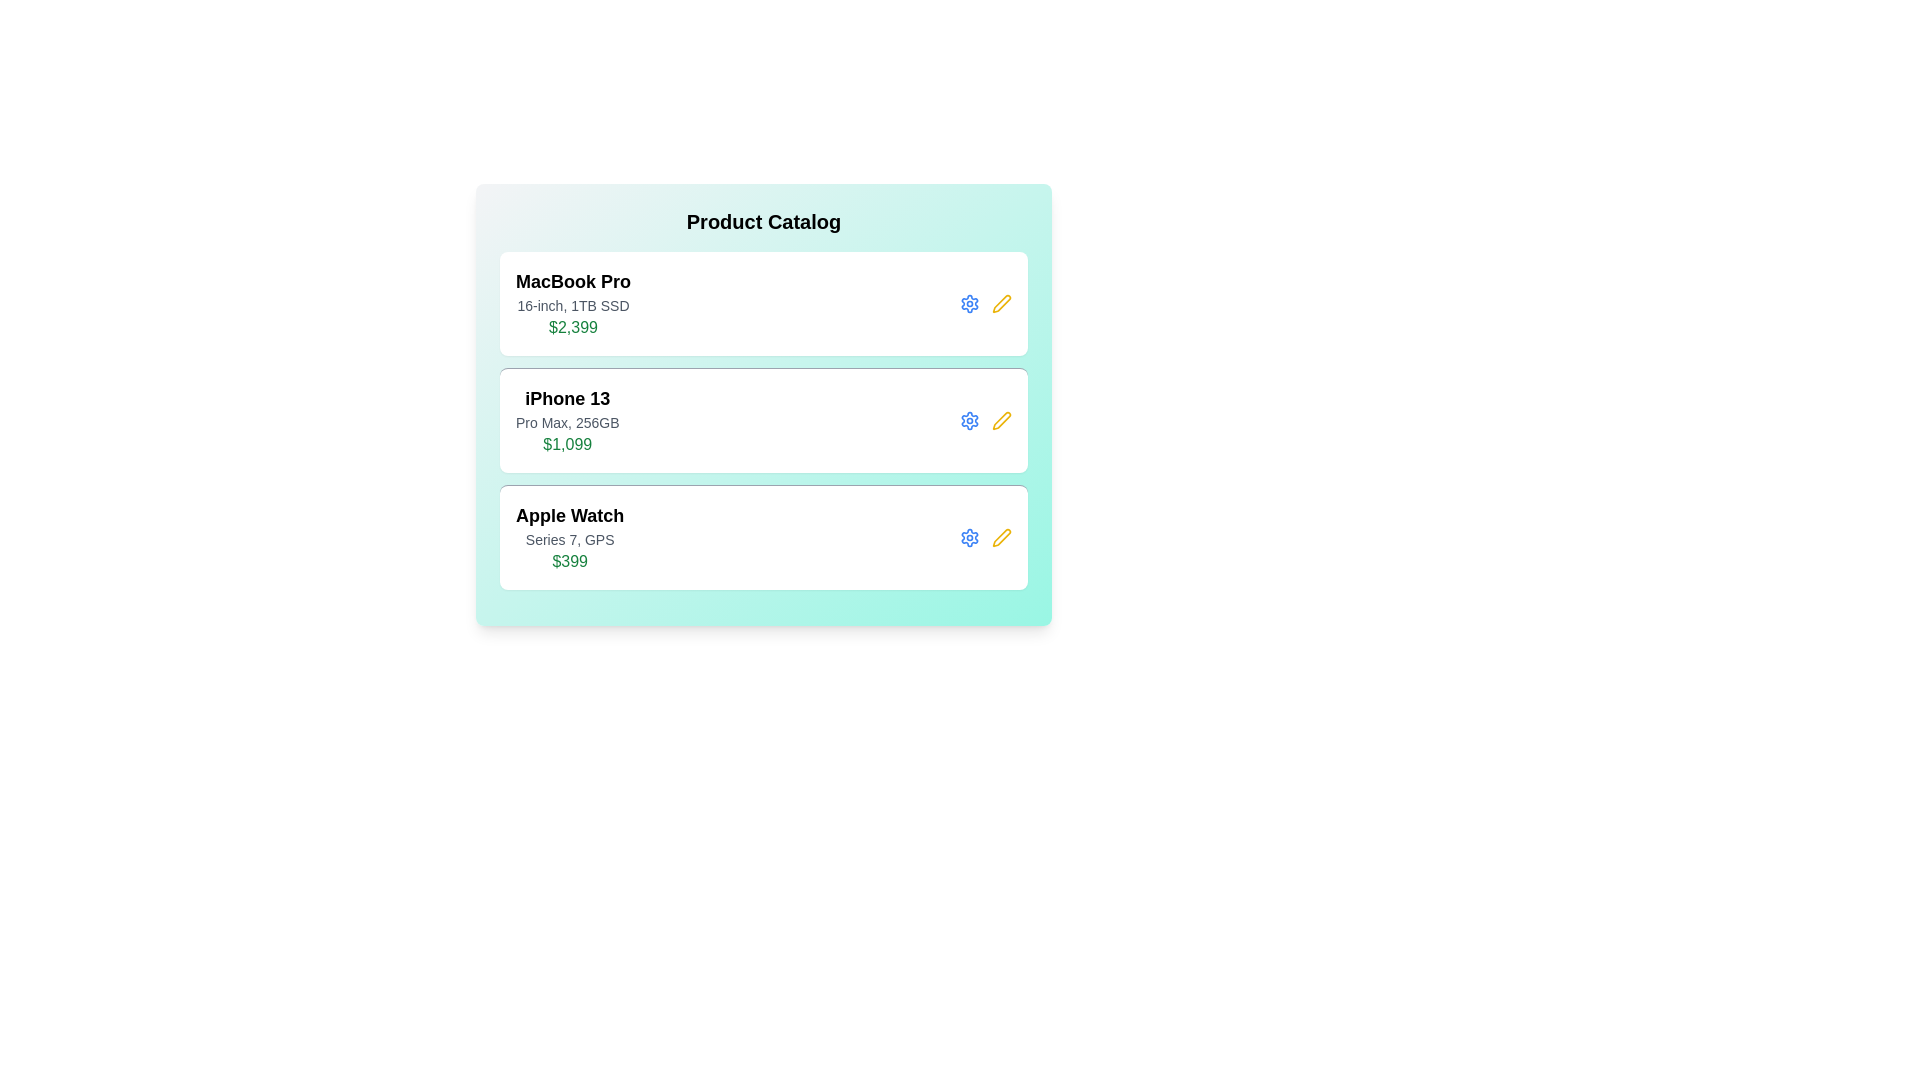 This screenshot has height=1080, width=1920. What do you see at coordinates (969, 536) in the screenshot?
I see `the settings icon for the product Apple Watch` at bounding box center [969, 536].